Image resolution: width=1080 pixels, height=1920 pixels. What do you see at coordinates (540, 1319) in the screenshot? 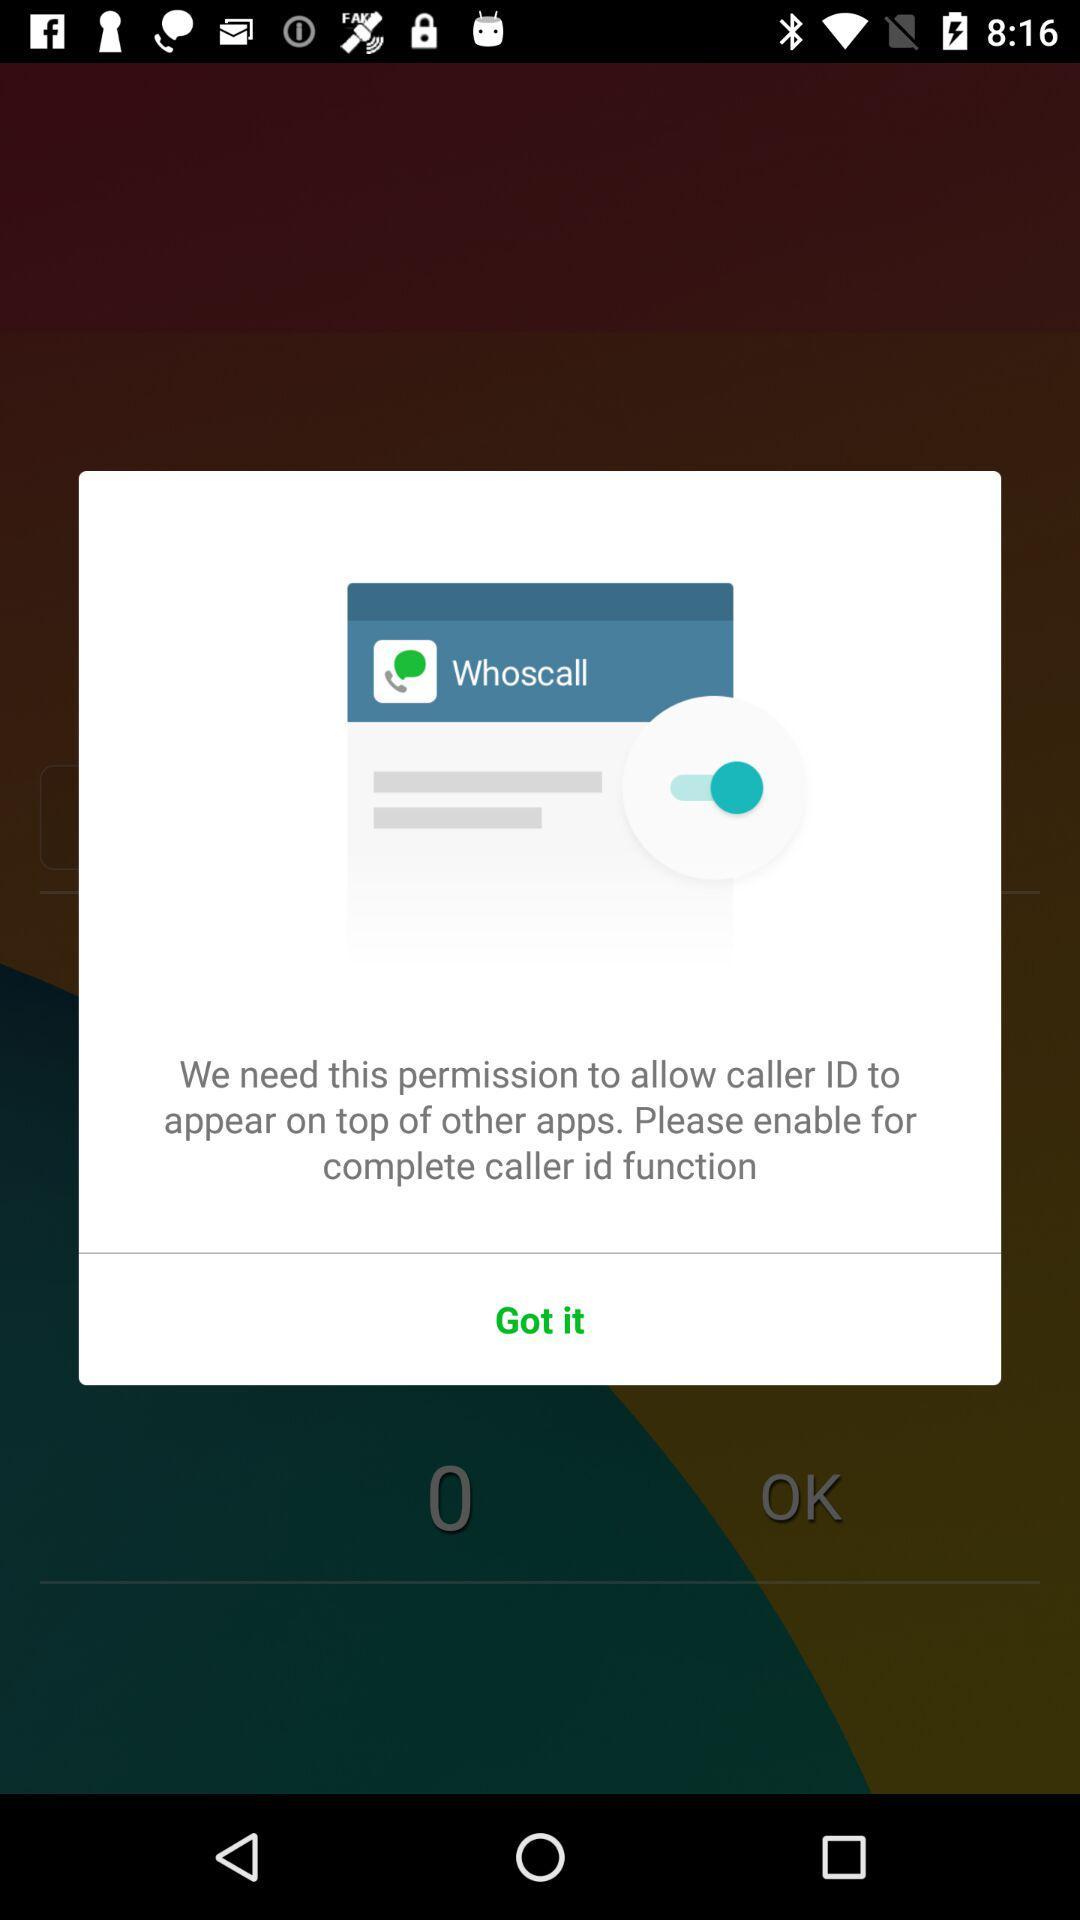
I see `the got it item` at bounding box center [540, 1319].